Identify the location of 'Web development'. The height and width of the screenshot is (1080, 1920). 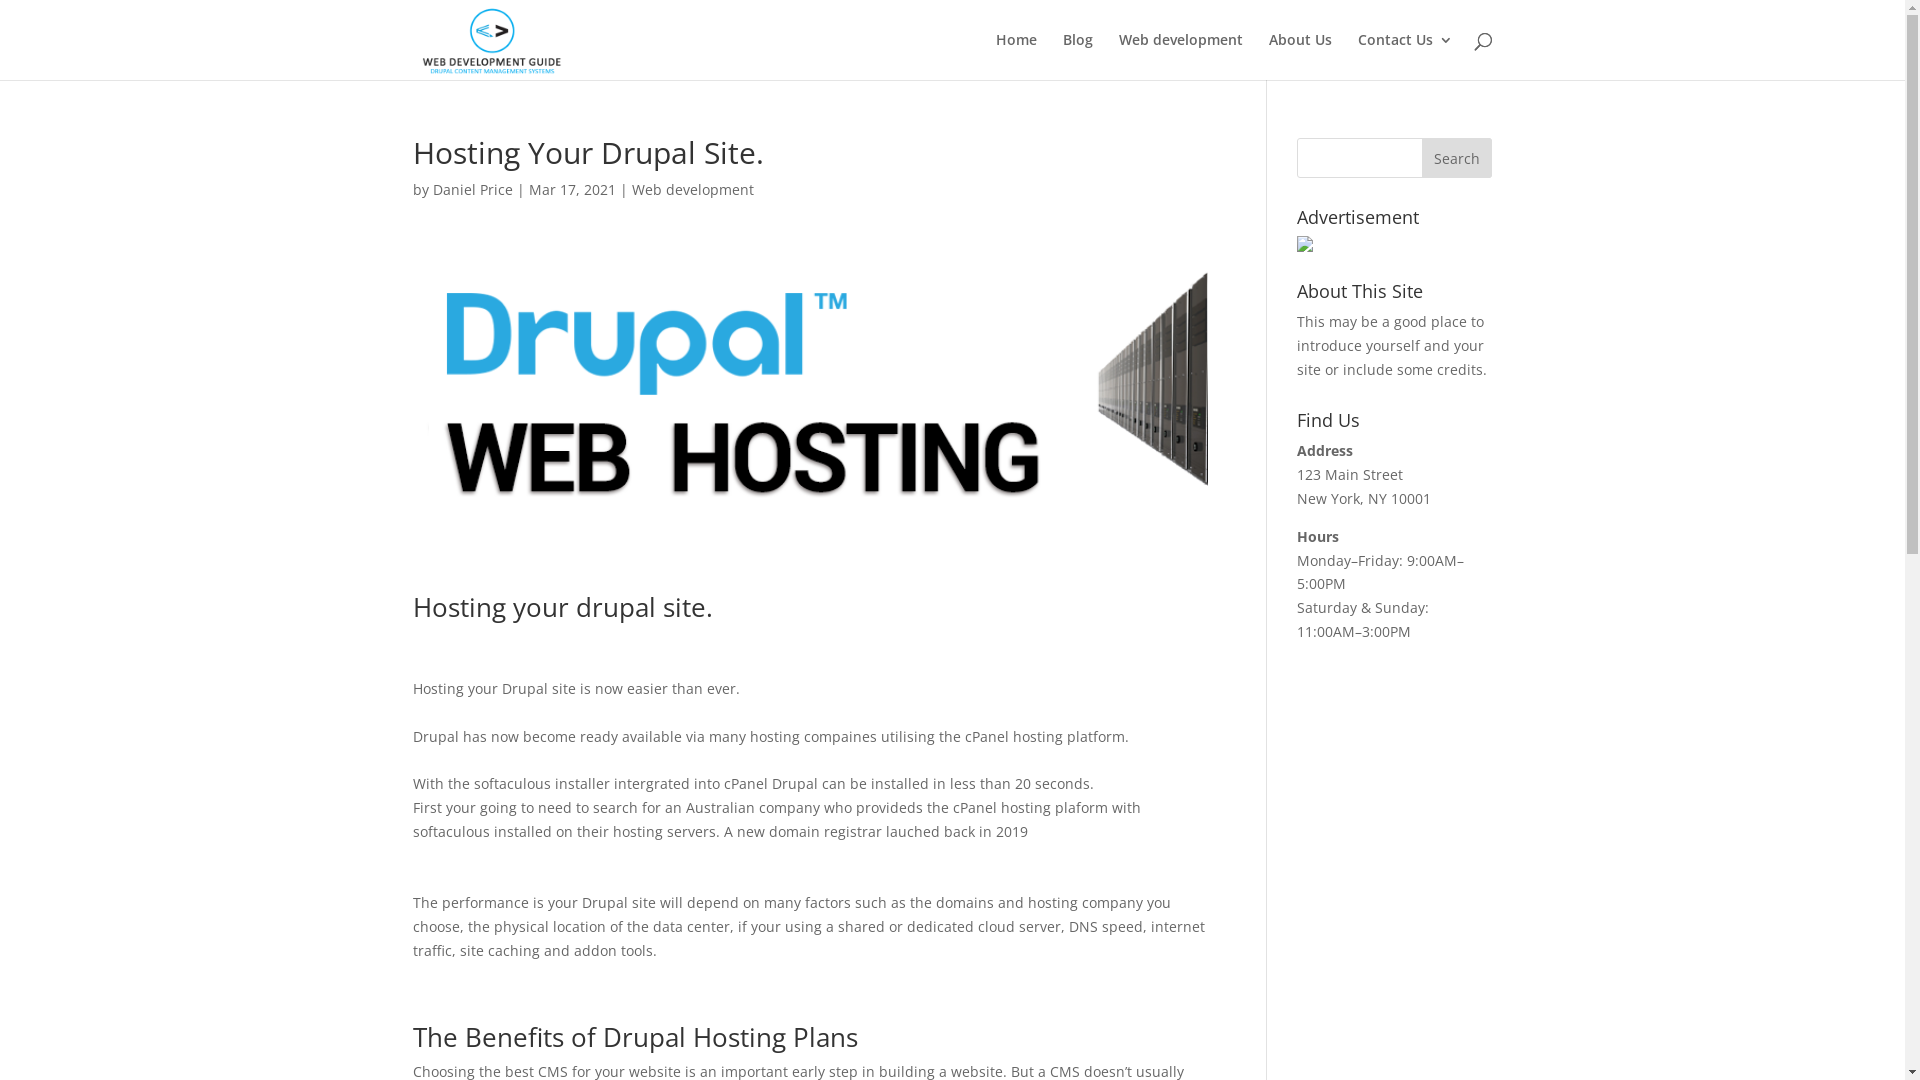
(692, 189).